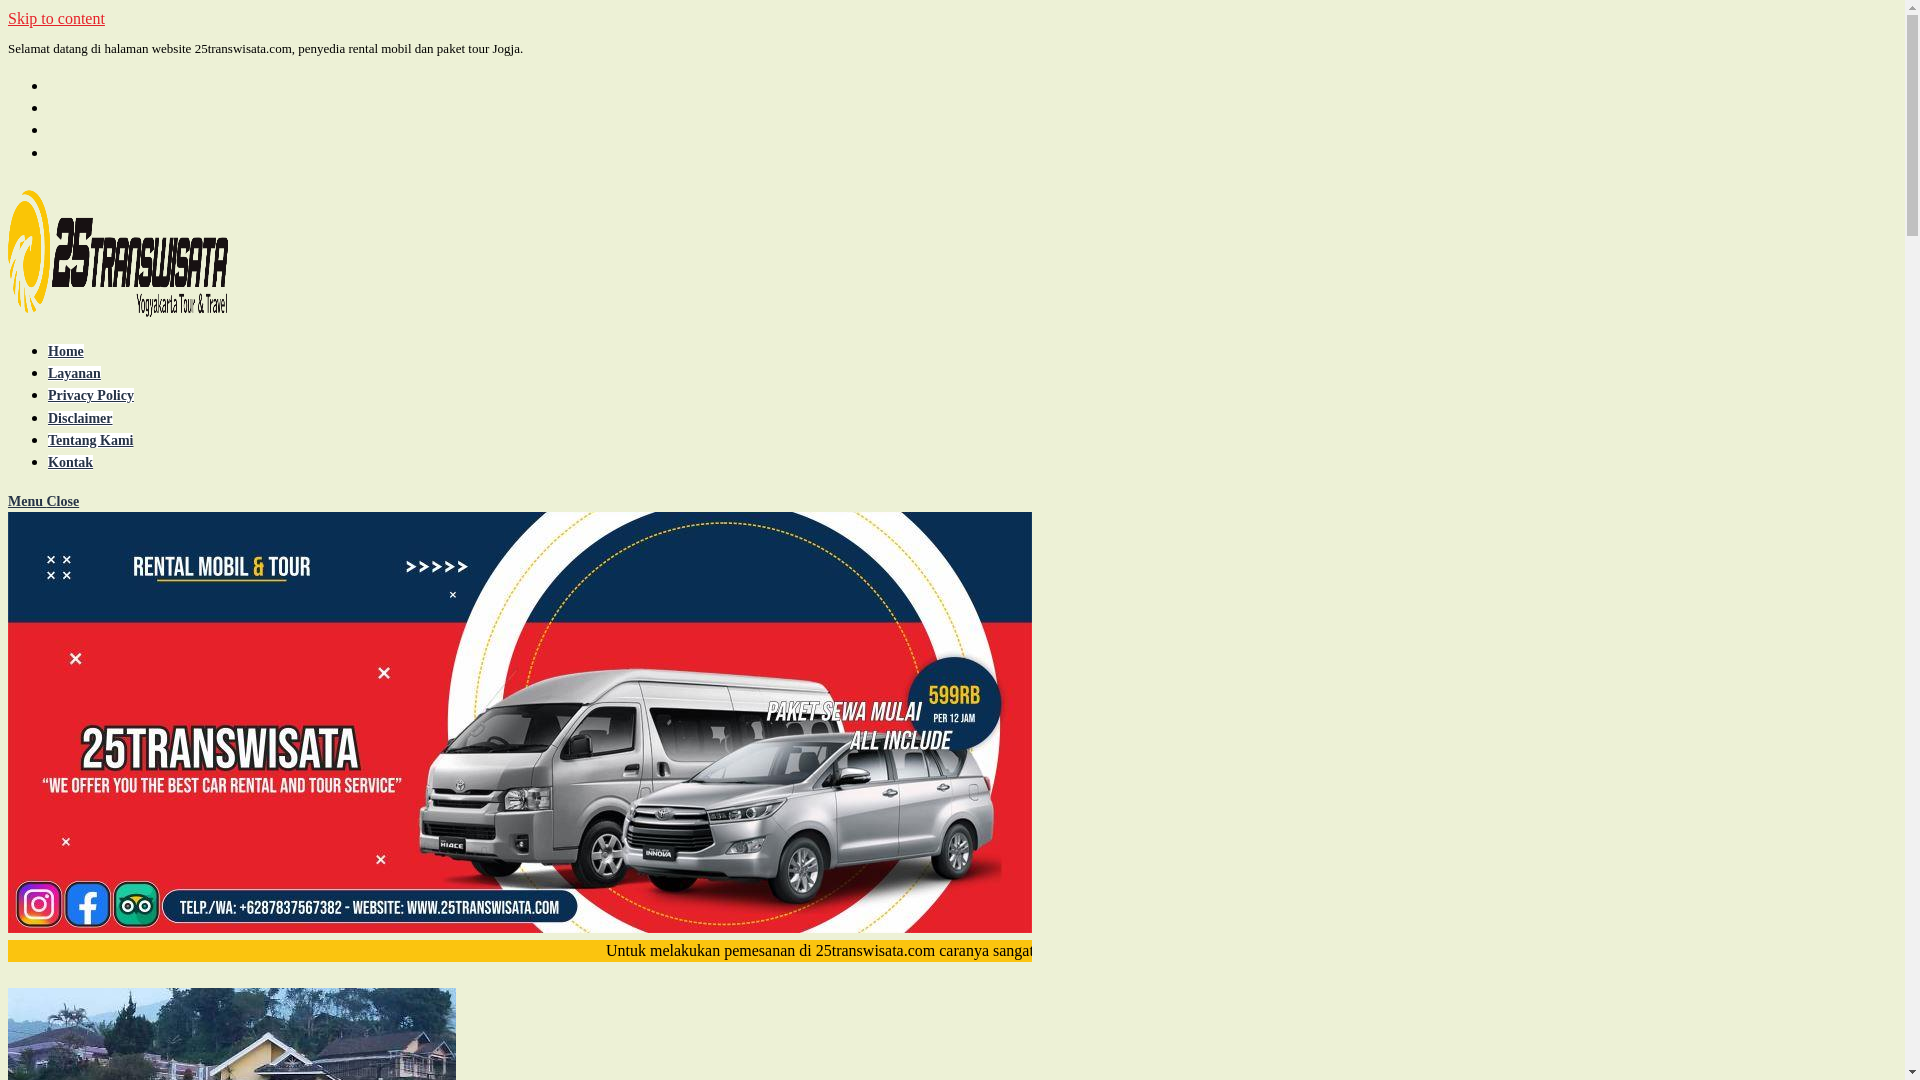  I want to click on 'Privacy Policy', so click(90, 395).